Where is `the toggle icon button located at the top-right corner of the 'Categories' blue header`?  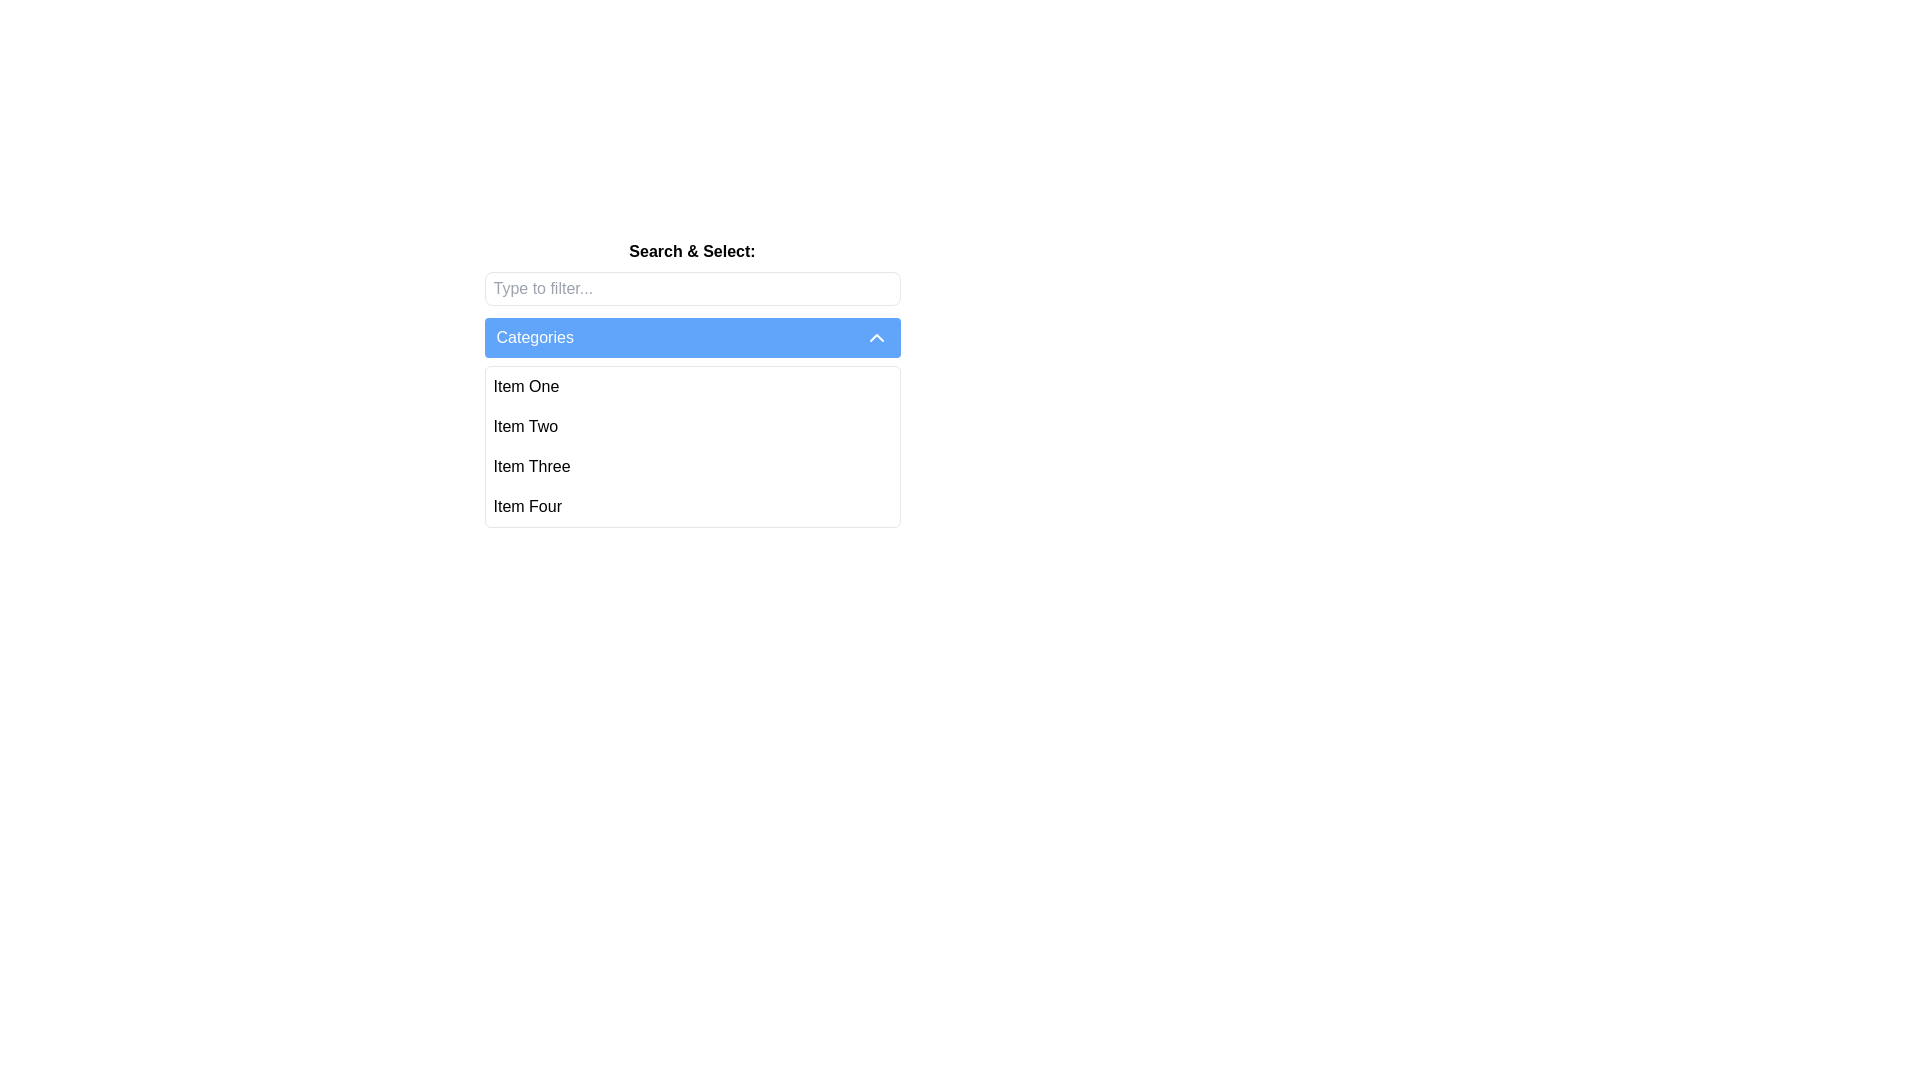
the toggle icon button located at the top-right corner of the 'Categories' blue header is located at coordinates (876, 337).